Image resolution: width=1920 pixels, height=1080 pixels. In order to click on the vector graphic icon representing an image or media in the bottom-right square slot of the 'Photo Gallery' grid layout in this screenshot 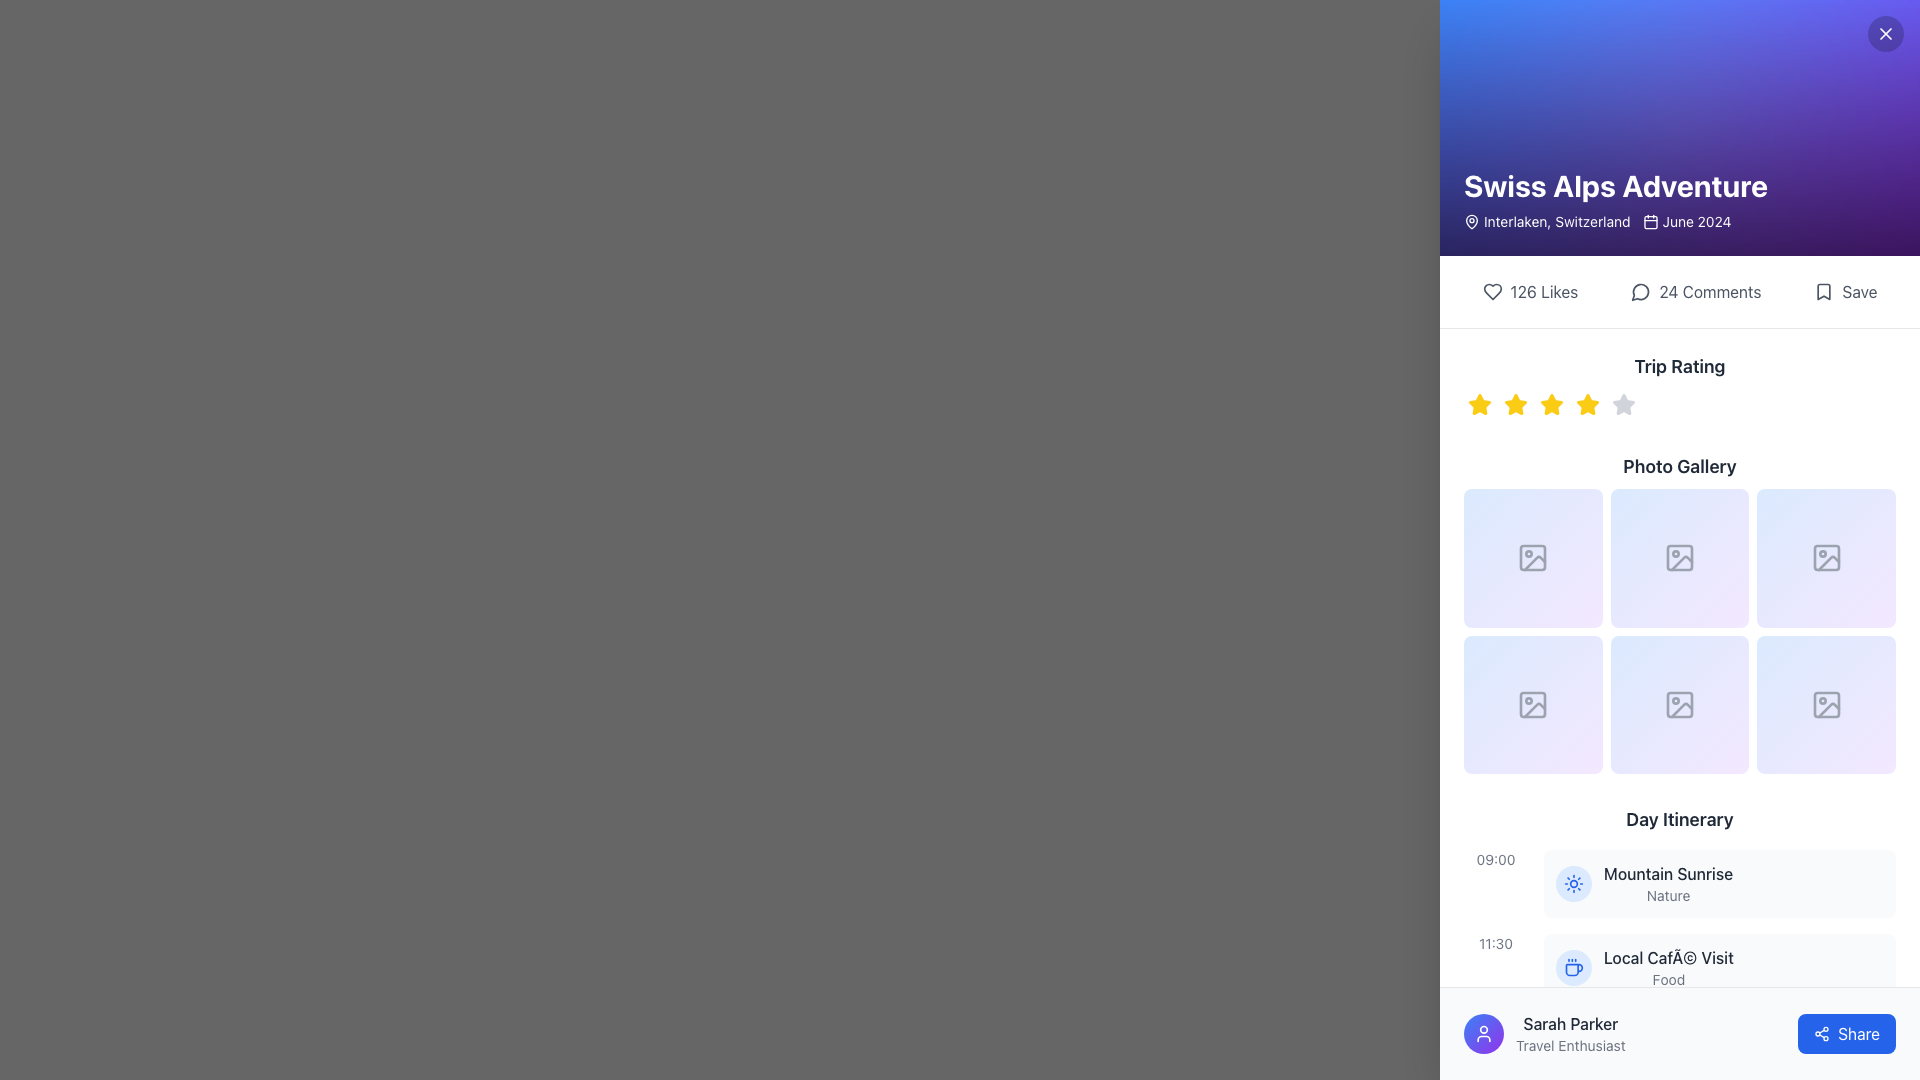, I will do `click(1680, 709)`.